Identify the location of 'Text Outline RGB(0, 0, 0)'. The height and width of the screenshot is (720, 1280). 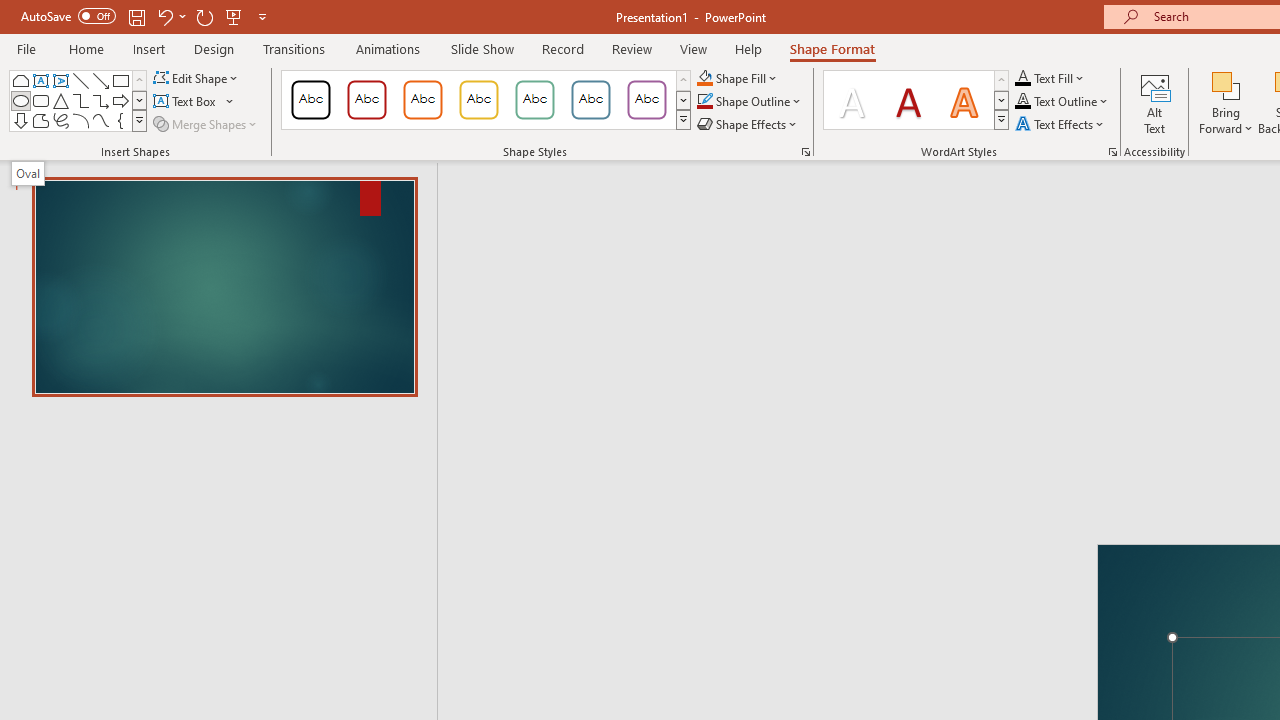
(1023, 101).